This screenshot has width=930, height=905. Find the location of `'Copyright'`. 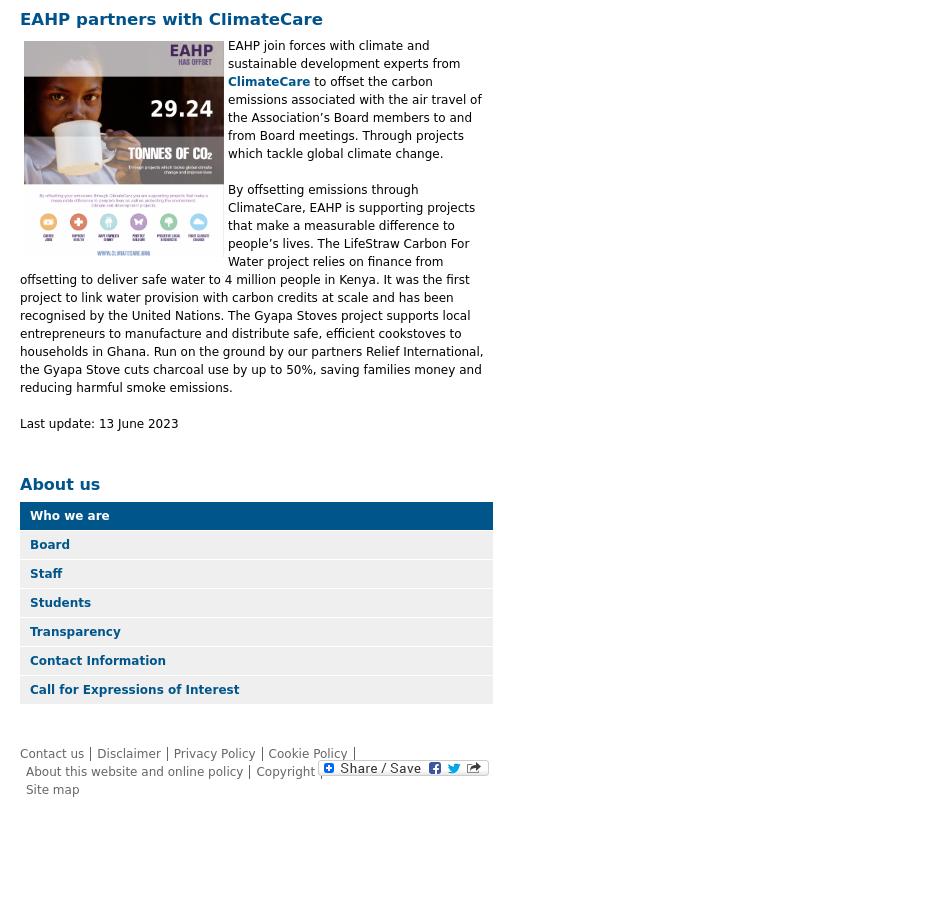

'Copyright' is located at coordinates (256, 770).